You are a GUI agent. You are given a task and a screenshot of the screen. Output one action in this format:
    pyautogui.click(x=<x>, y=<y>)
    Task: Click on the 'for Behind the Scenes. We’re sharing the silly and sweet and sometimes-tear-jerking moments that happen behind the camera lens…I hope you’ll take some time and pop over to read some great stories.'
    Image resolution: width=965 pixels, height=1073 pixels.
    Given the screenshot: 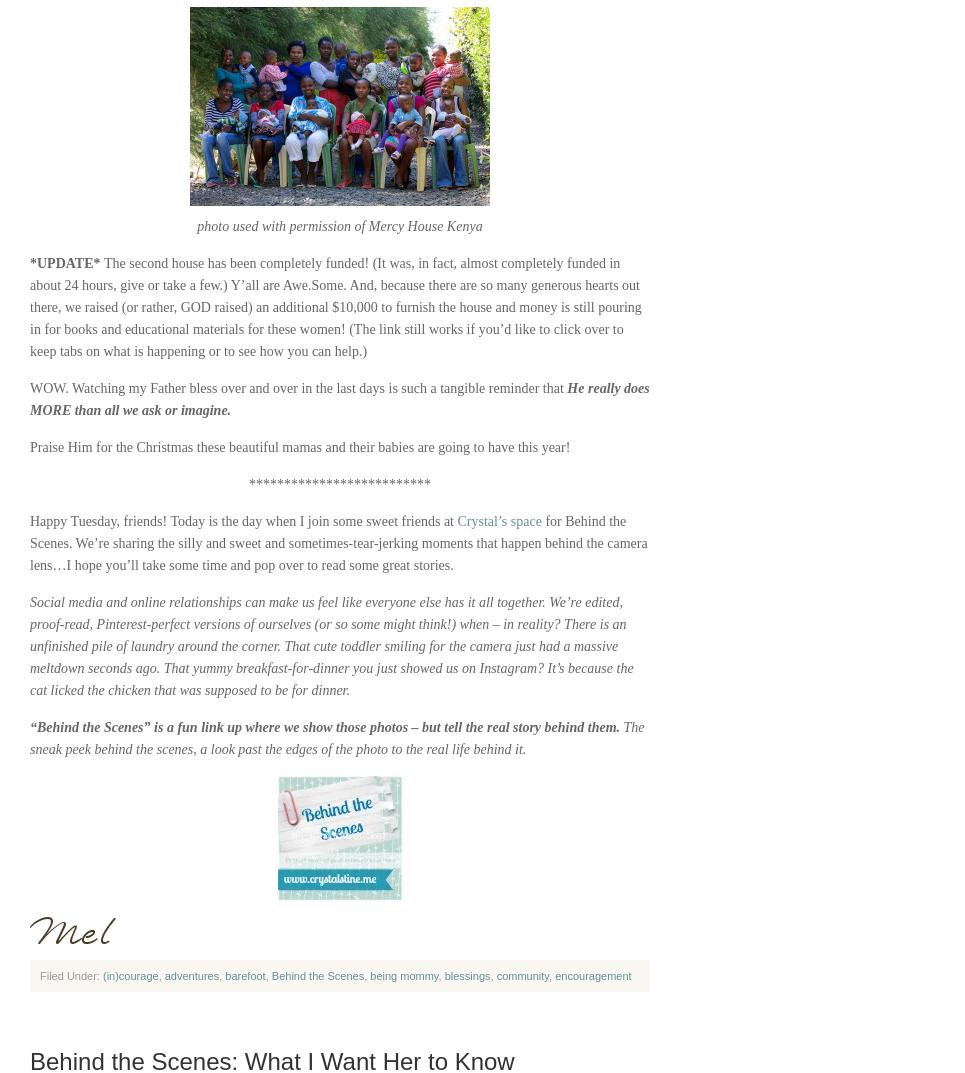 What is the action you would take?
    pyautogui.click(x=338, y=543)
    